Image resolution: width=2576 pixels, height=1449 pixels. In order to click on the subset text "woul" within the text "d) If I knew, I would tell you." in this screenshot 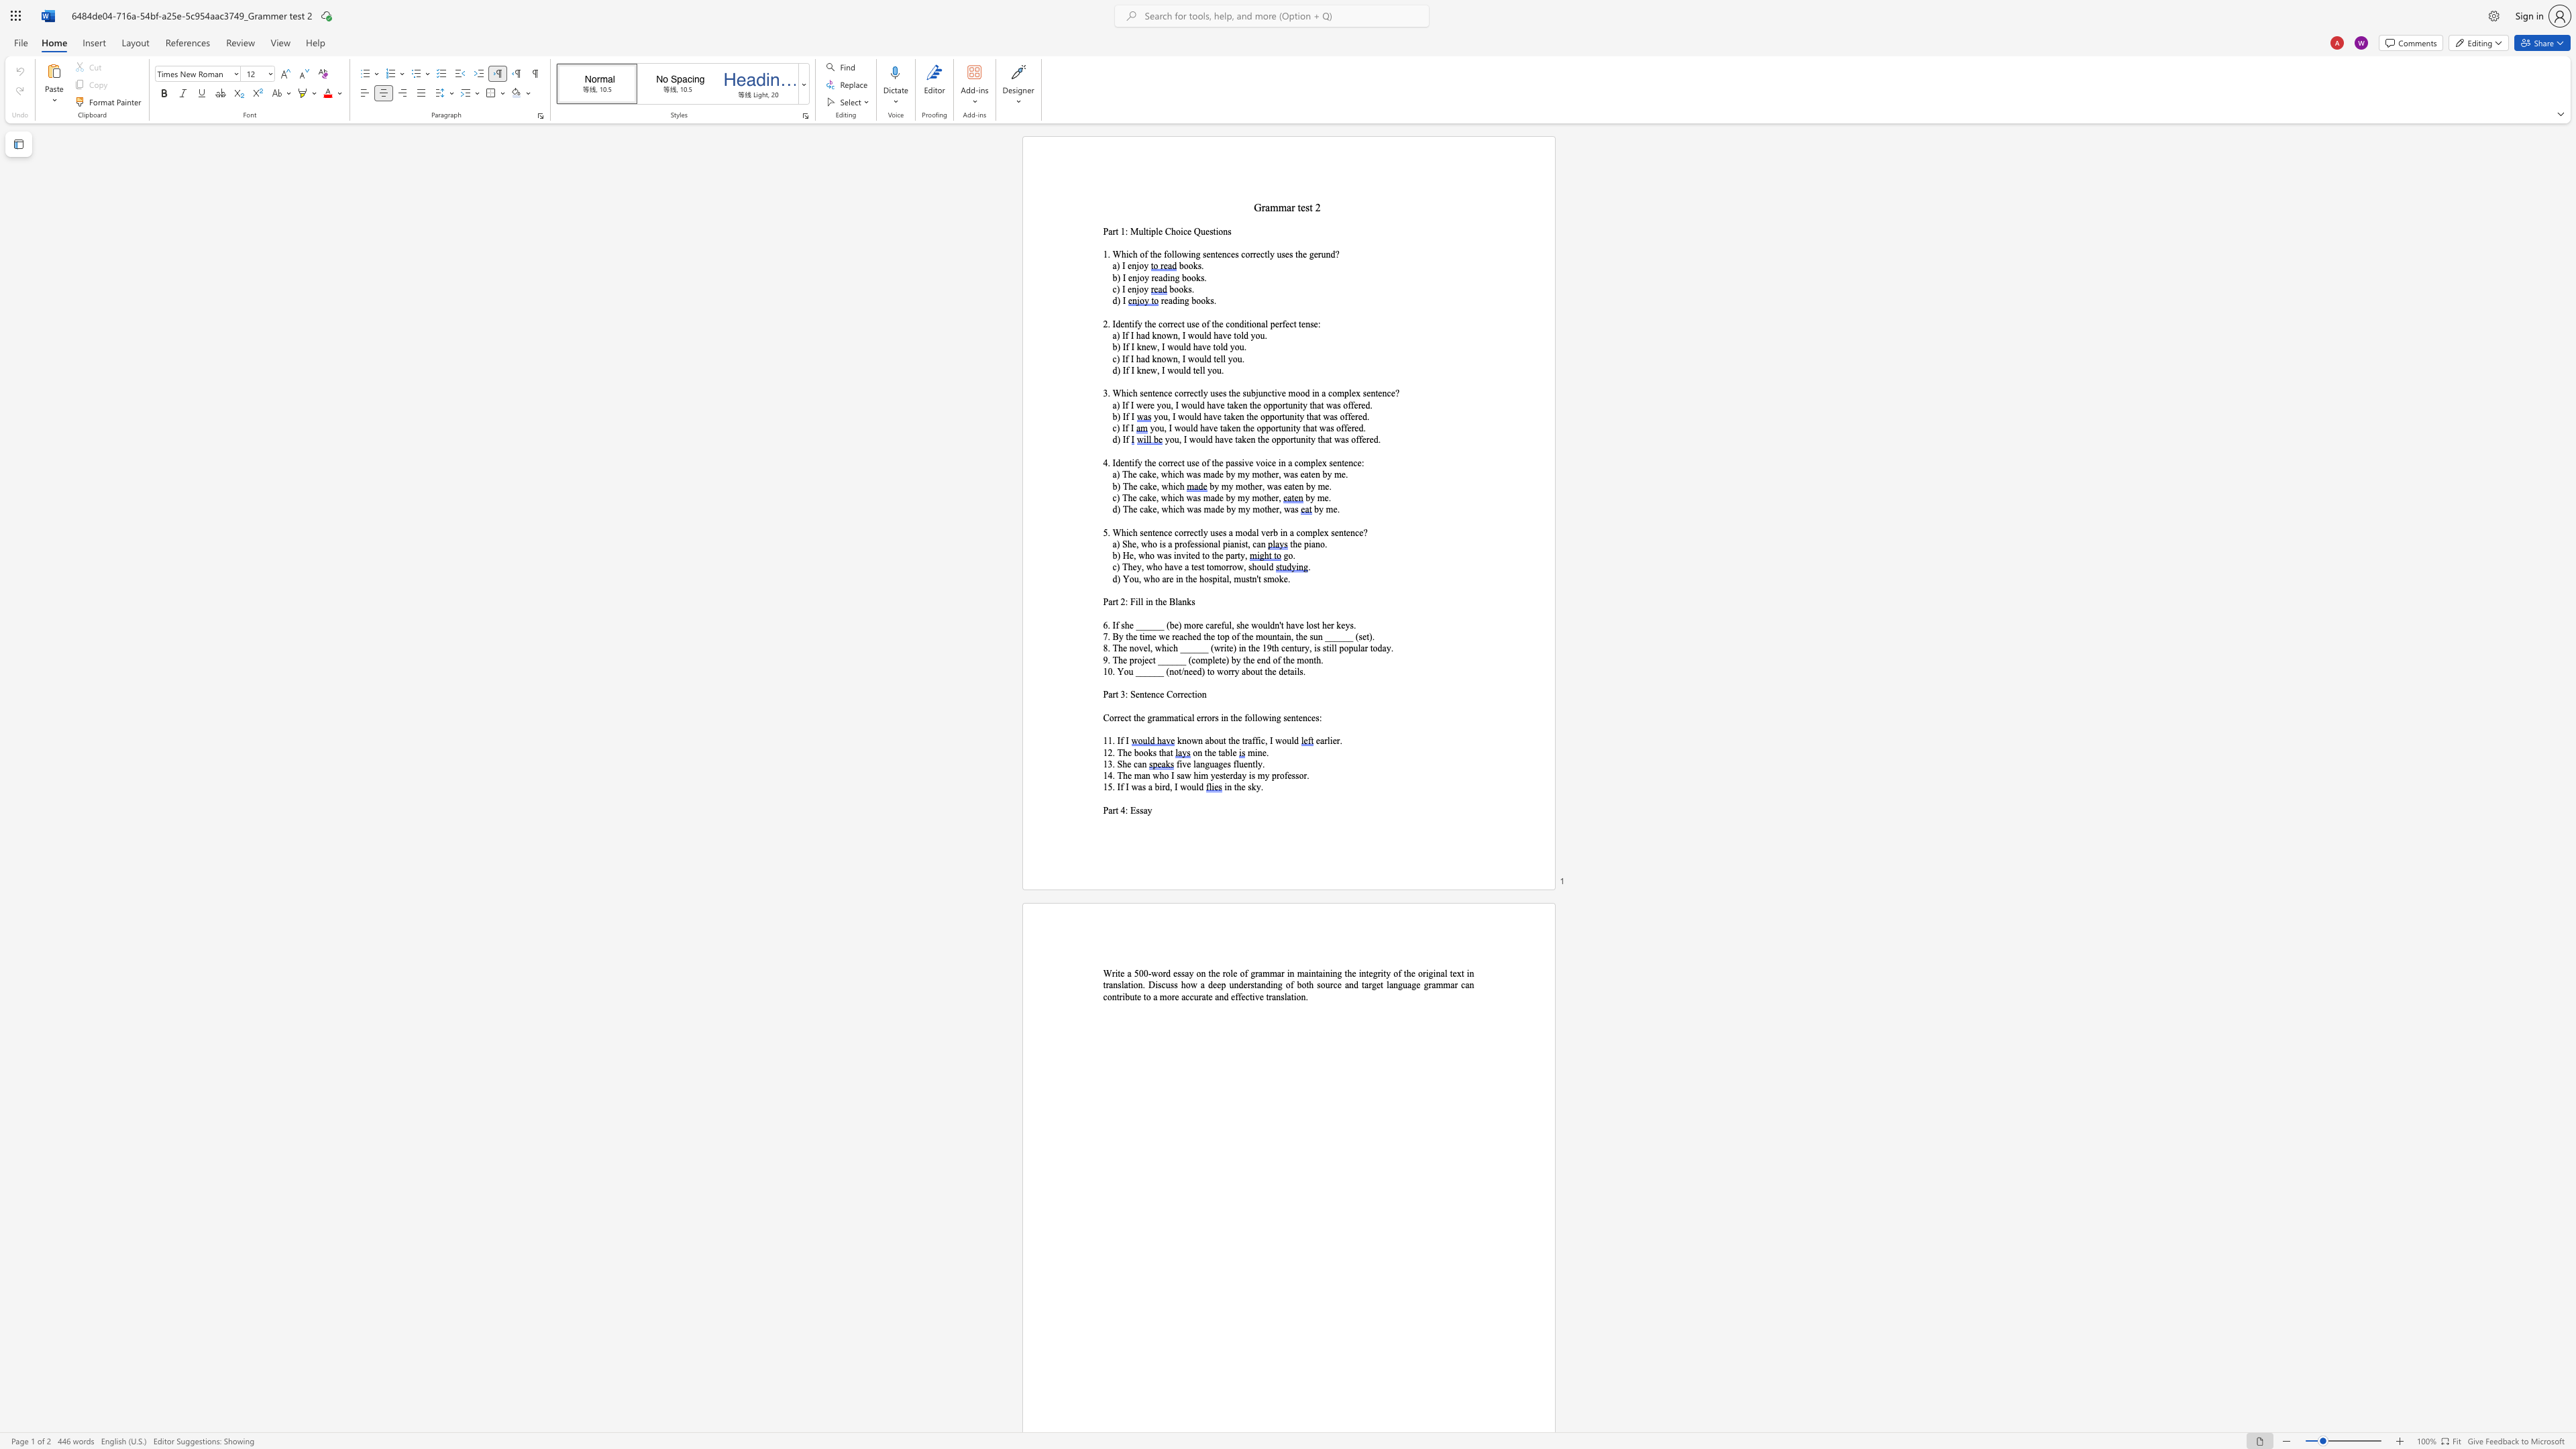, I will do `click(1167, 369)`.